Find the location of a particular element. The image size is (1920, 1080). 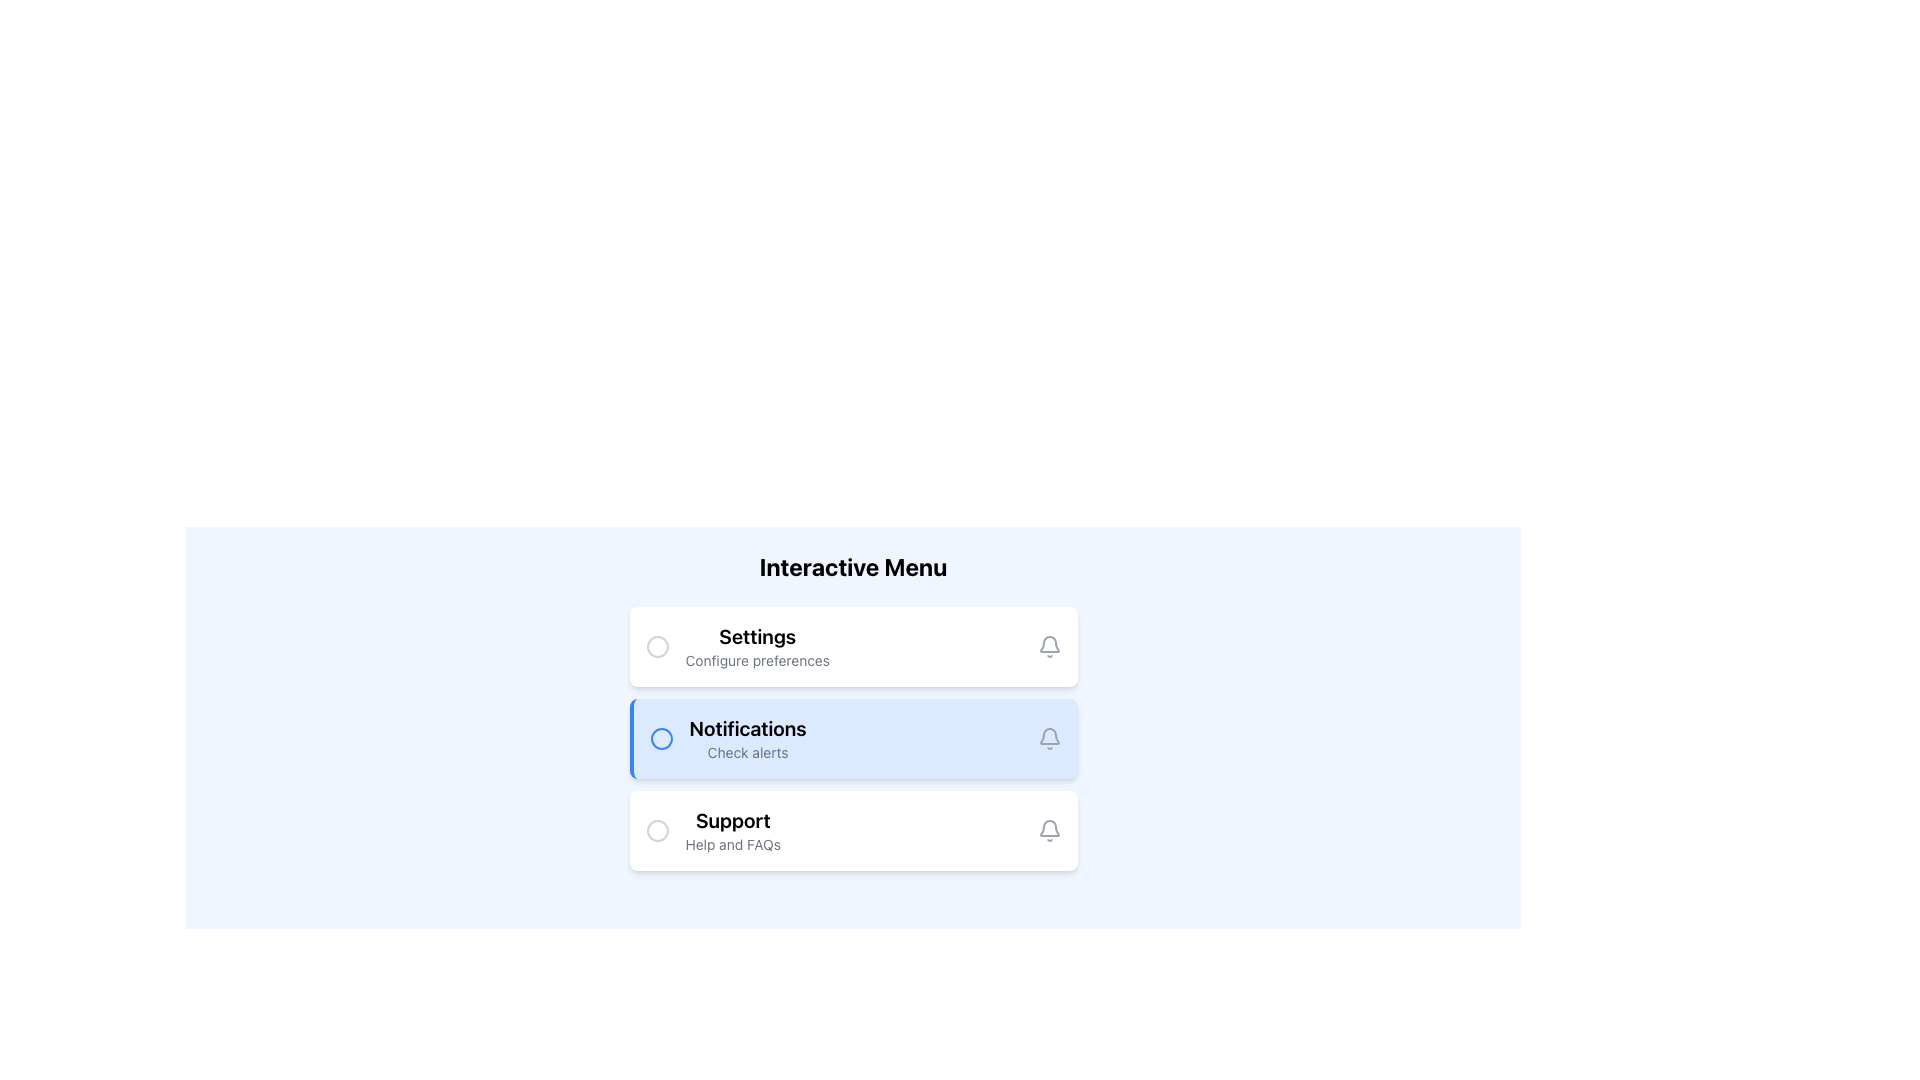

the notification icon located in the 'Support' section of the interactive menu, which is the third element from the right at the bottom of the list is located at coordinates (1048, 830).